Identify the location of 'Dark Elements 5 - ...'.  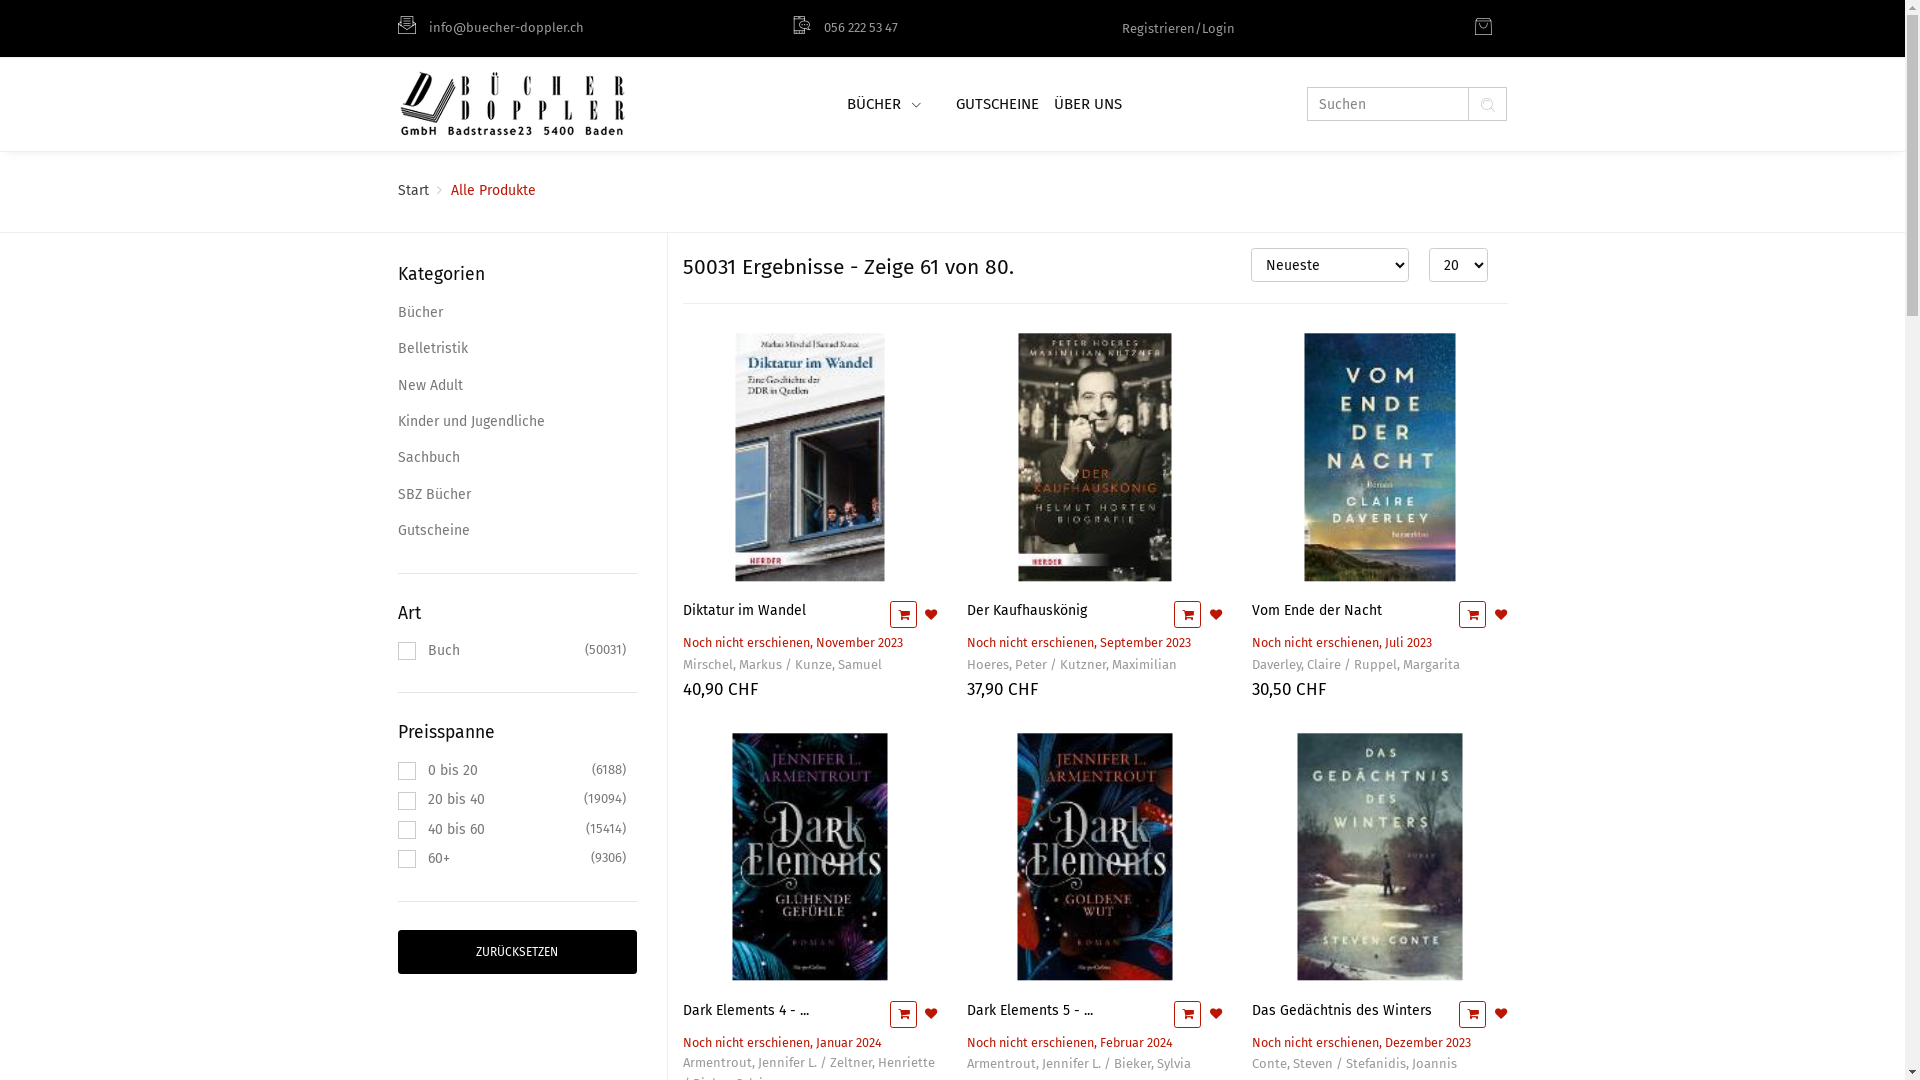
(1030, 1010).